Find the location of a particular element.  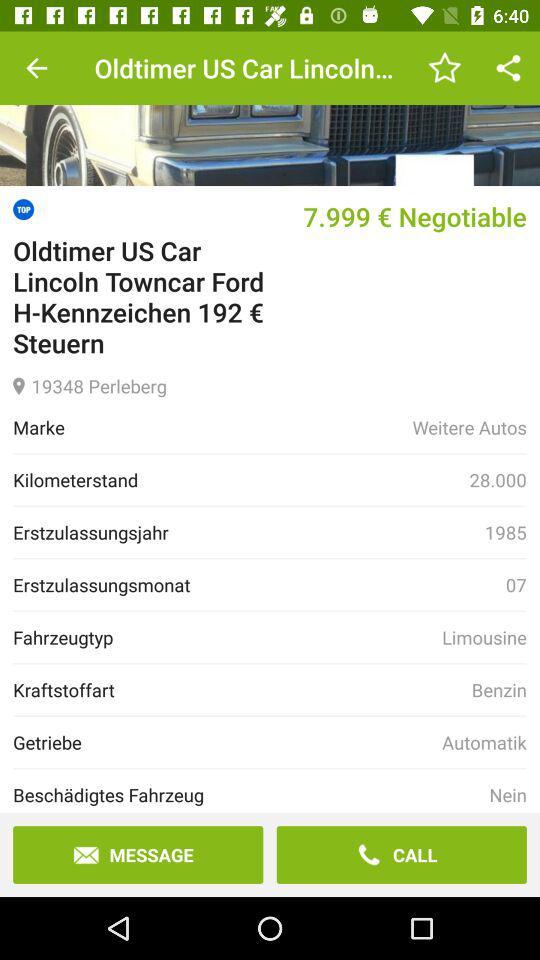

item next to oldtimer us car is located at coordinates (36, 68).